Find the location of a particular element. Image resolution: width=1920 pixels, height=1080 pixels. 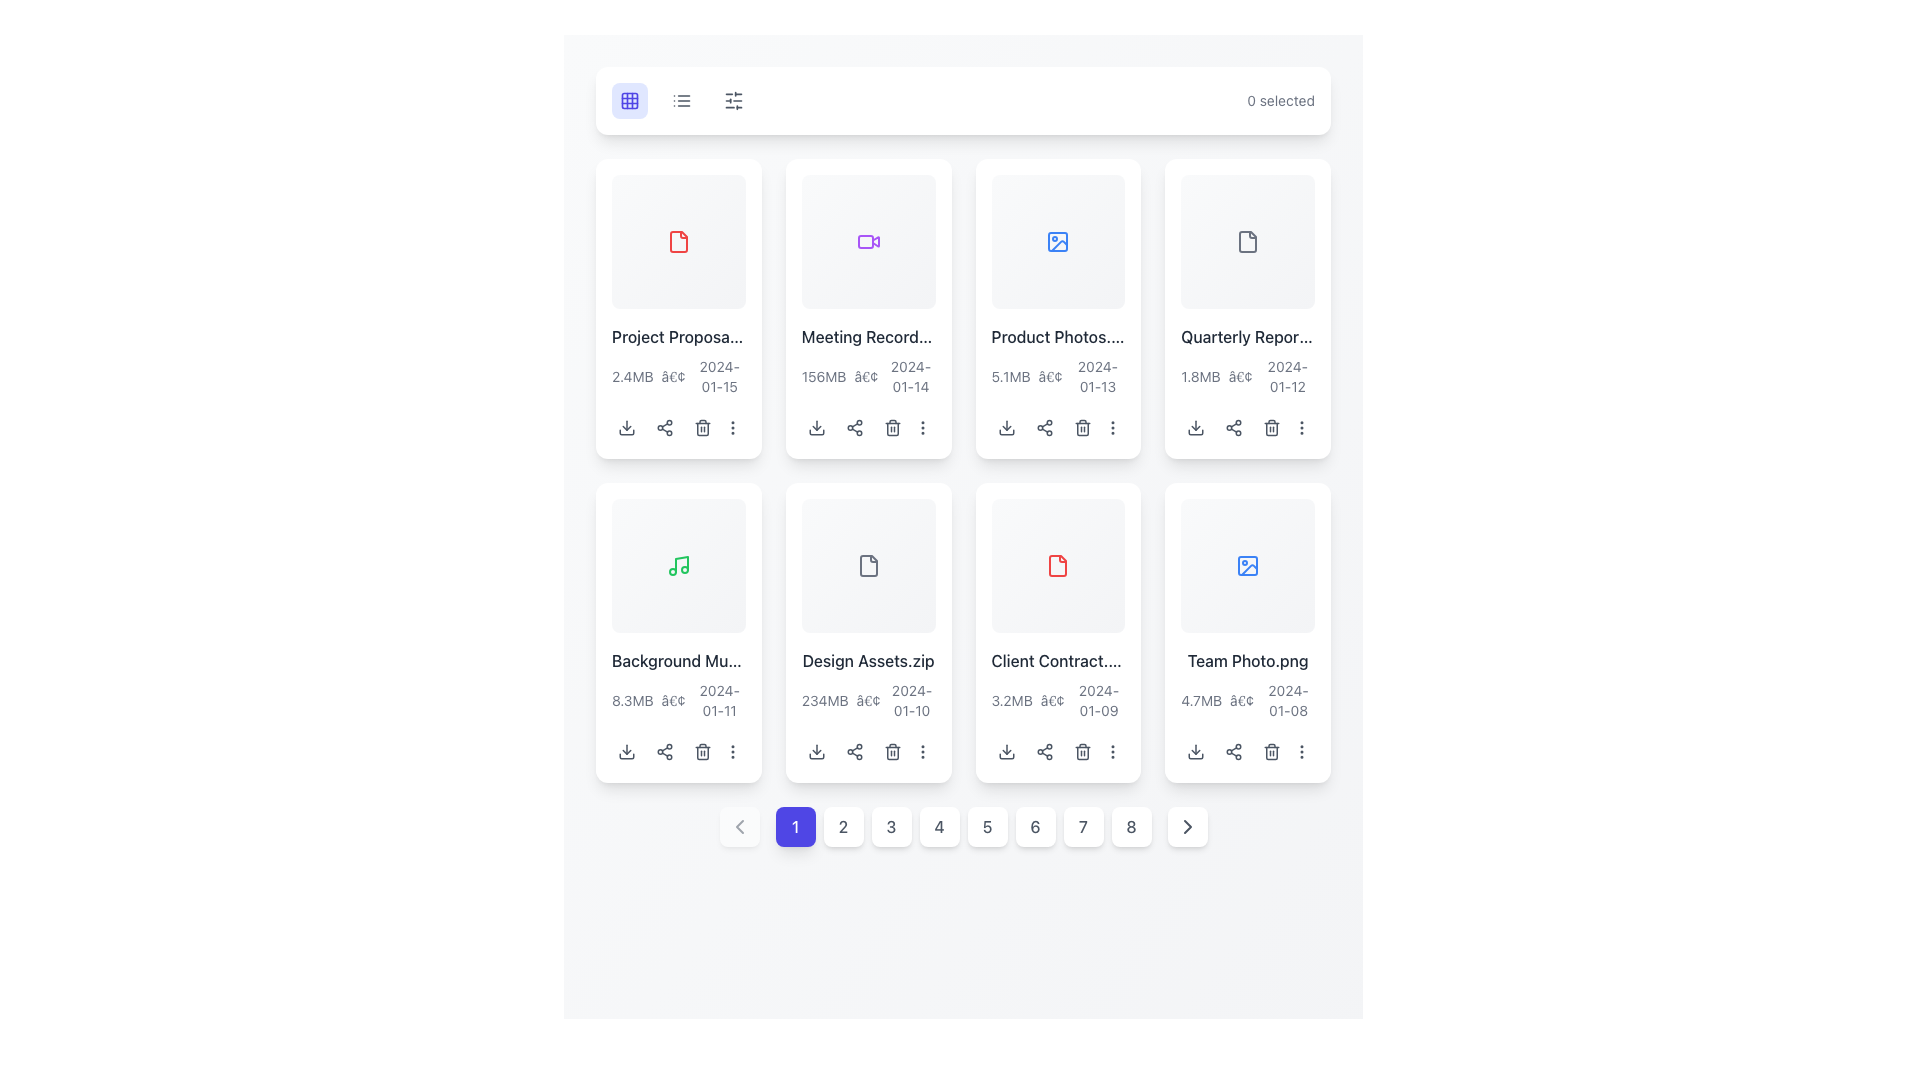

the vertical ellipsis icon located at the far right of the interactive icons row is located at coordinates (1301, 426).